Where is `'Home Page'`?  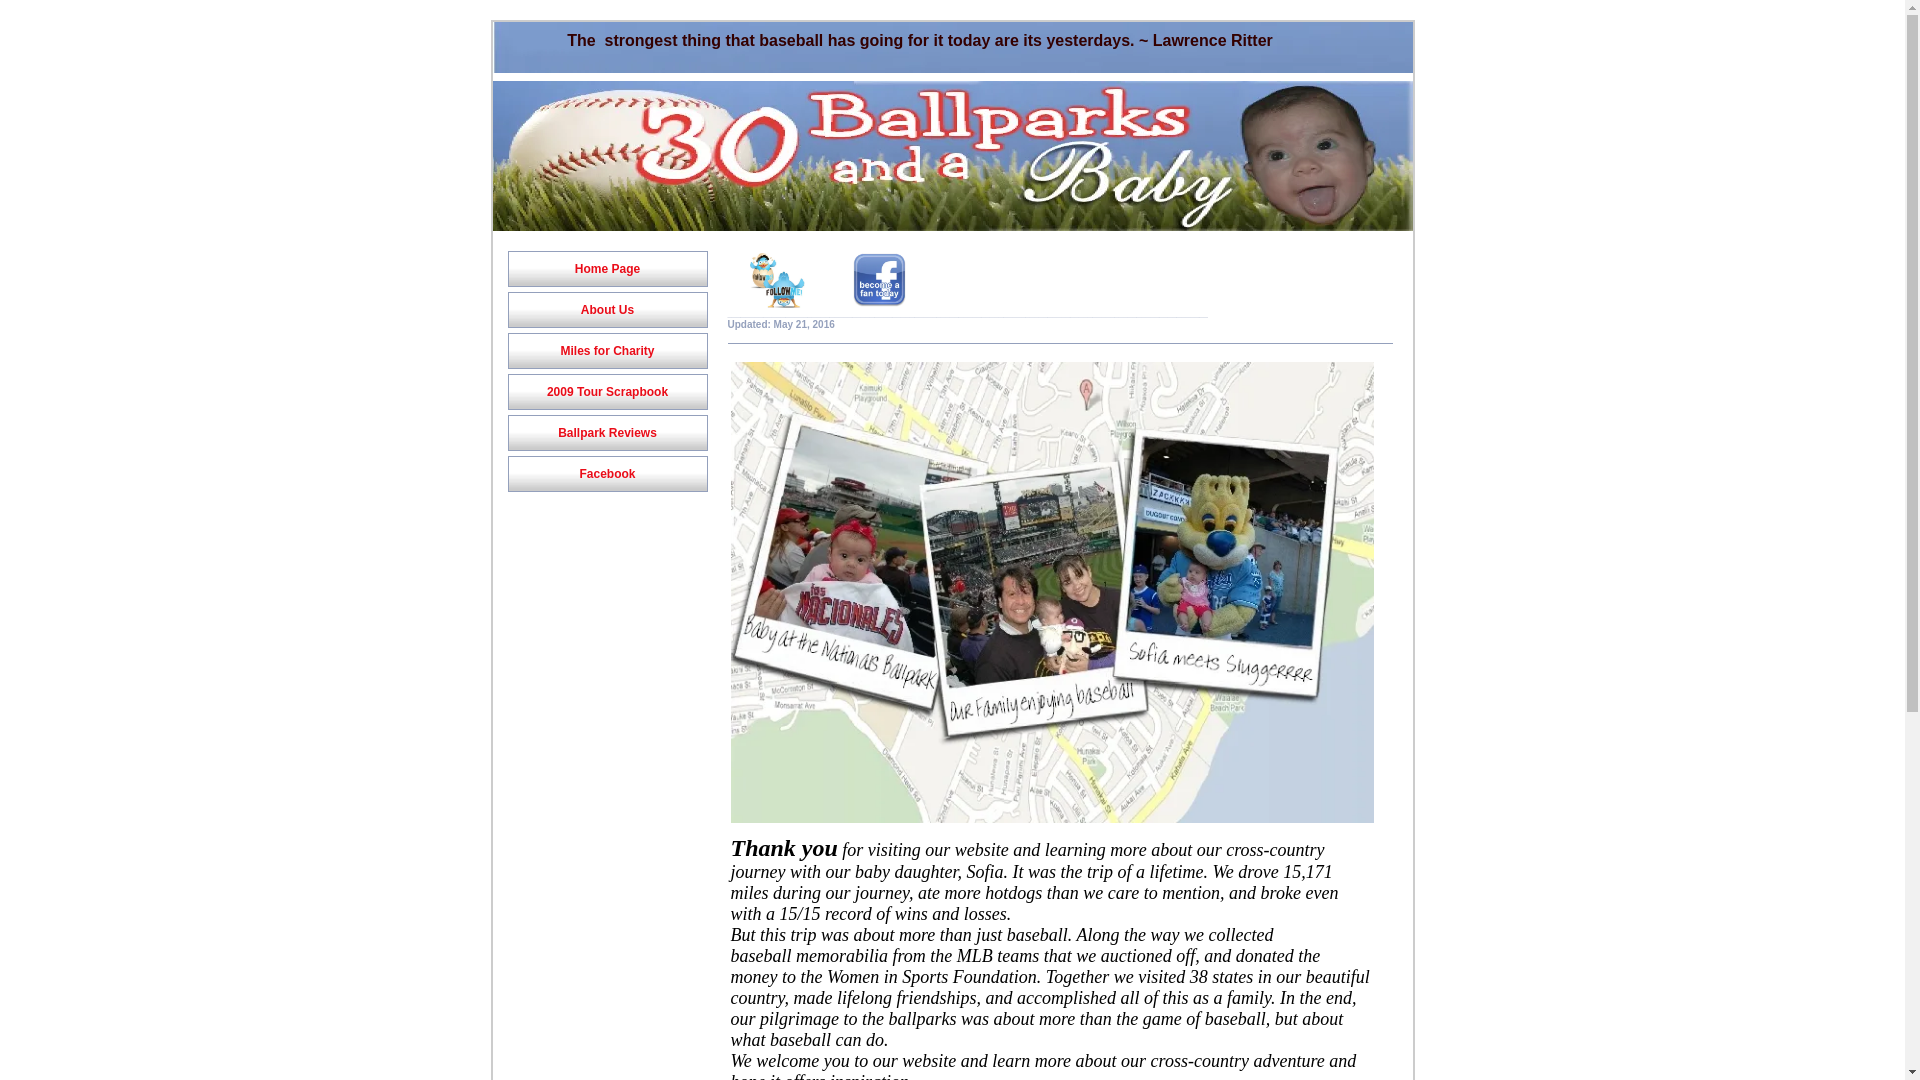 'Home Page' is located at coordinates (508, 268).